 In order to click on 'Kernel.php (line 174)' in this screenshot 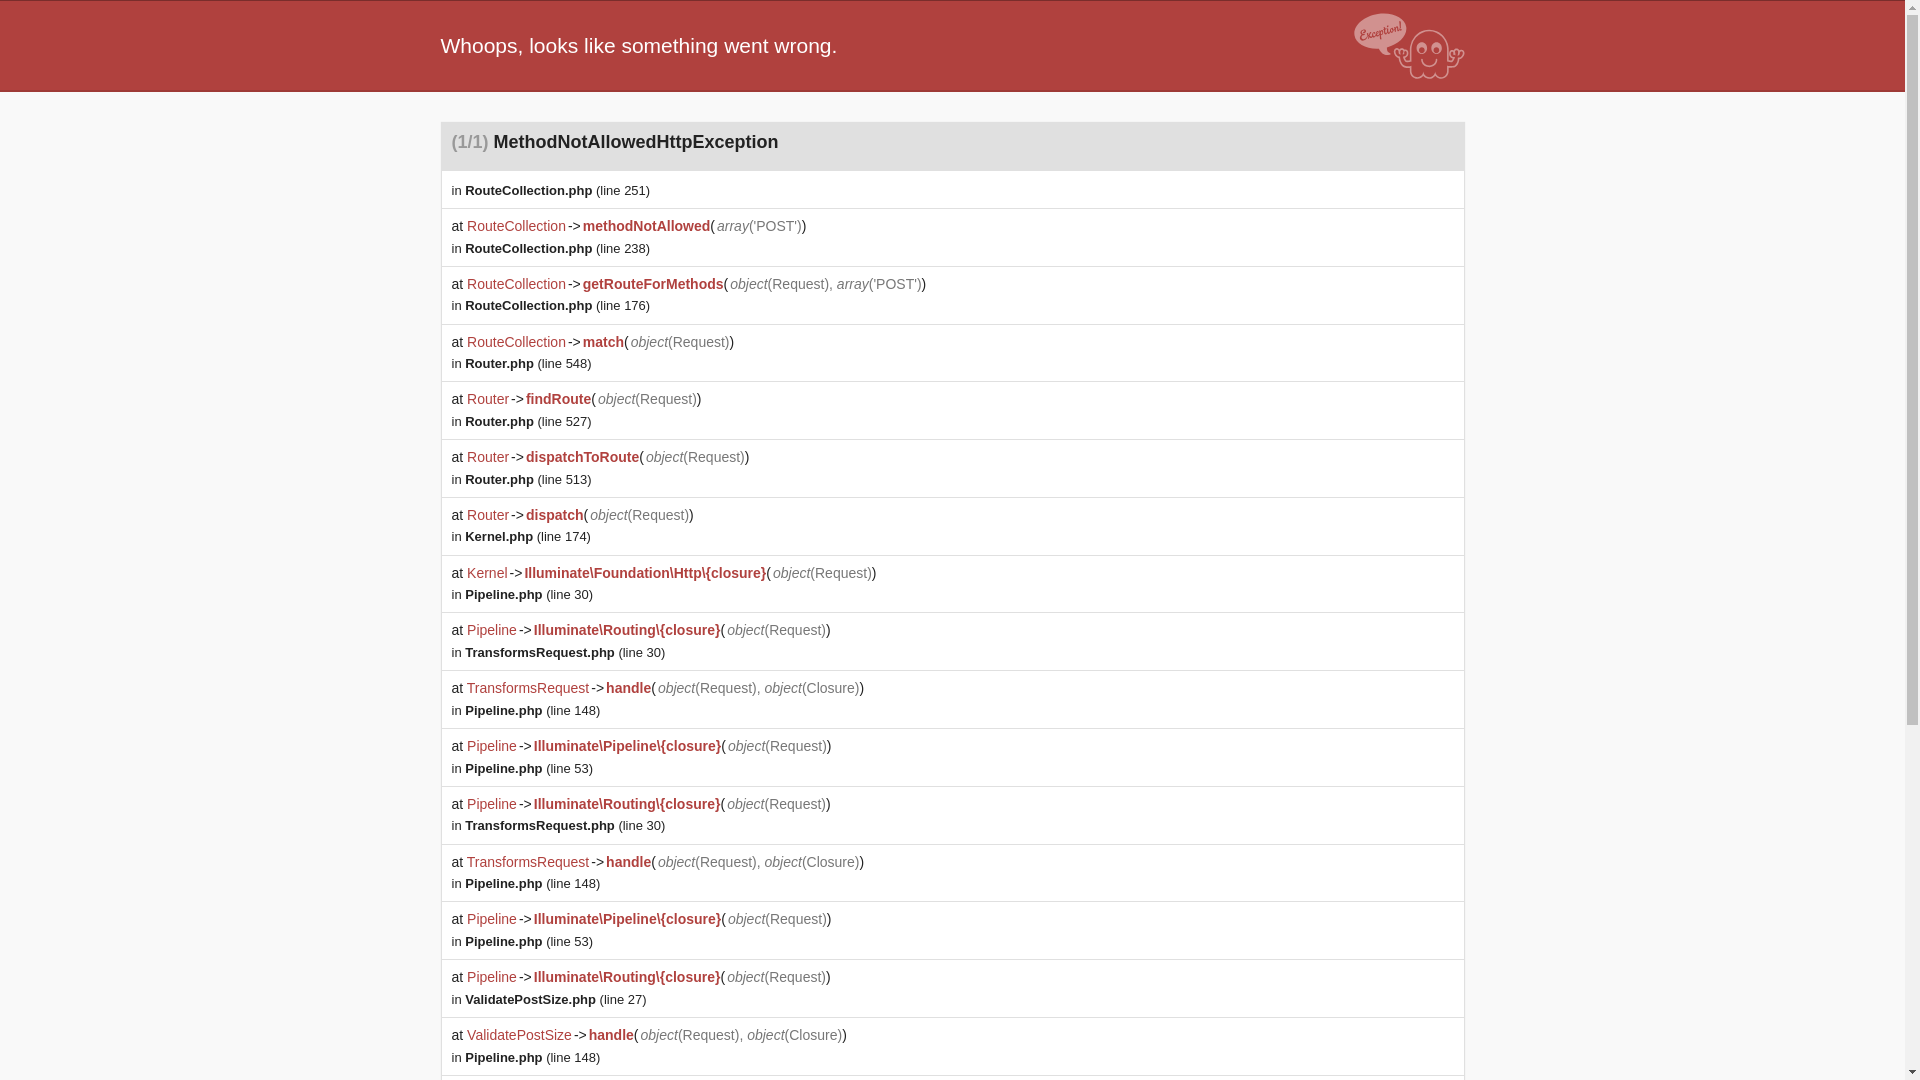, I will do `click(528, 535)`.